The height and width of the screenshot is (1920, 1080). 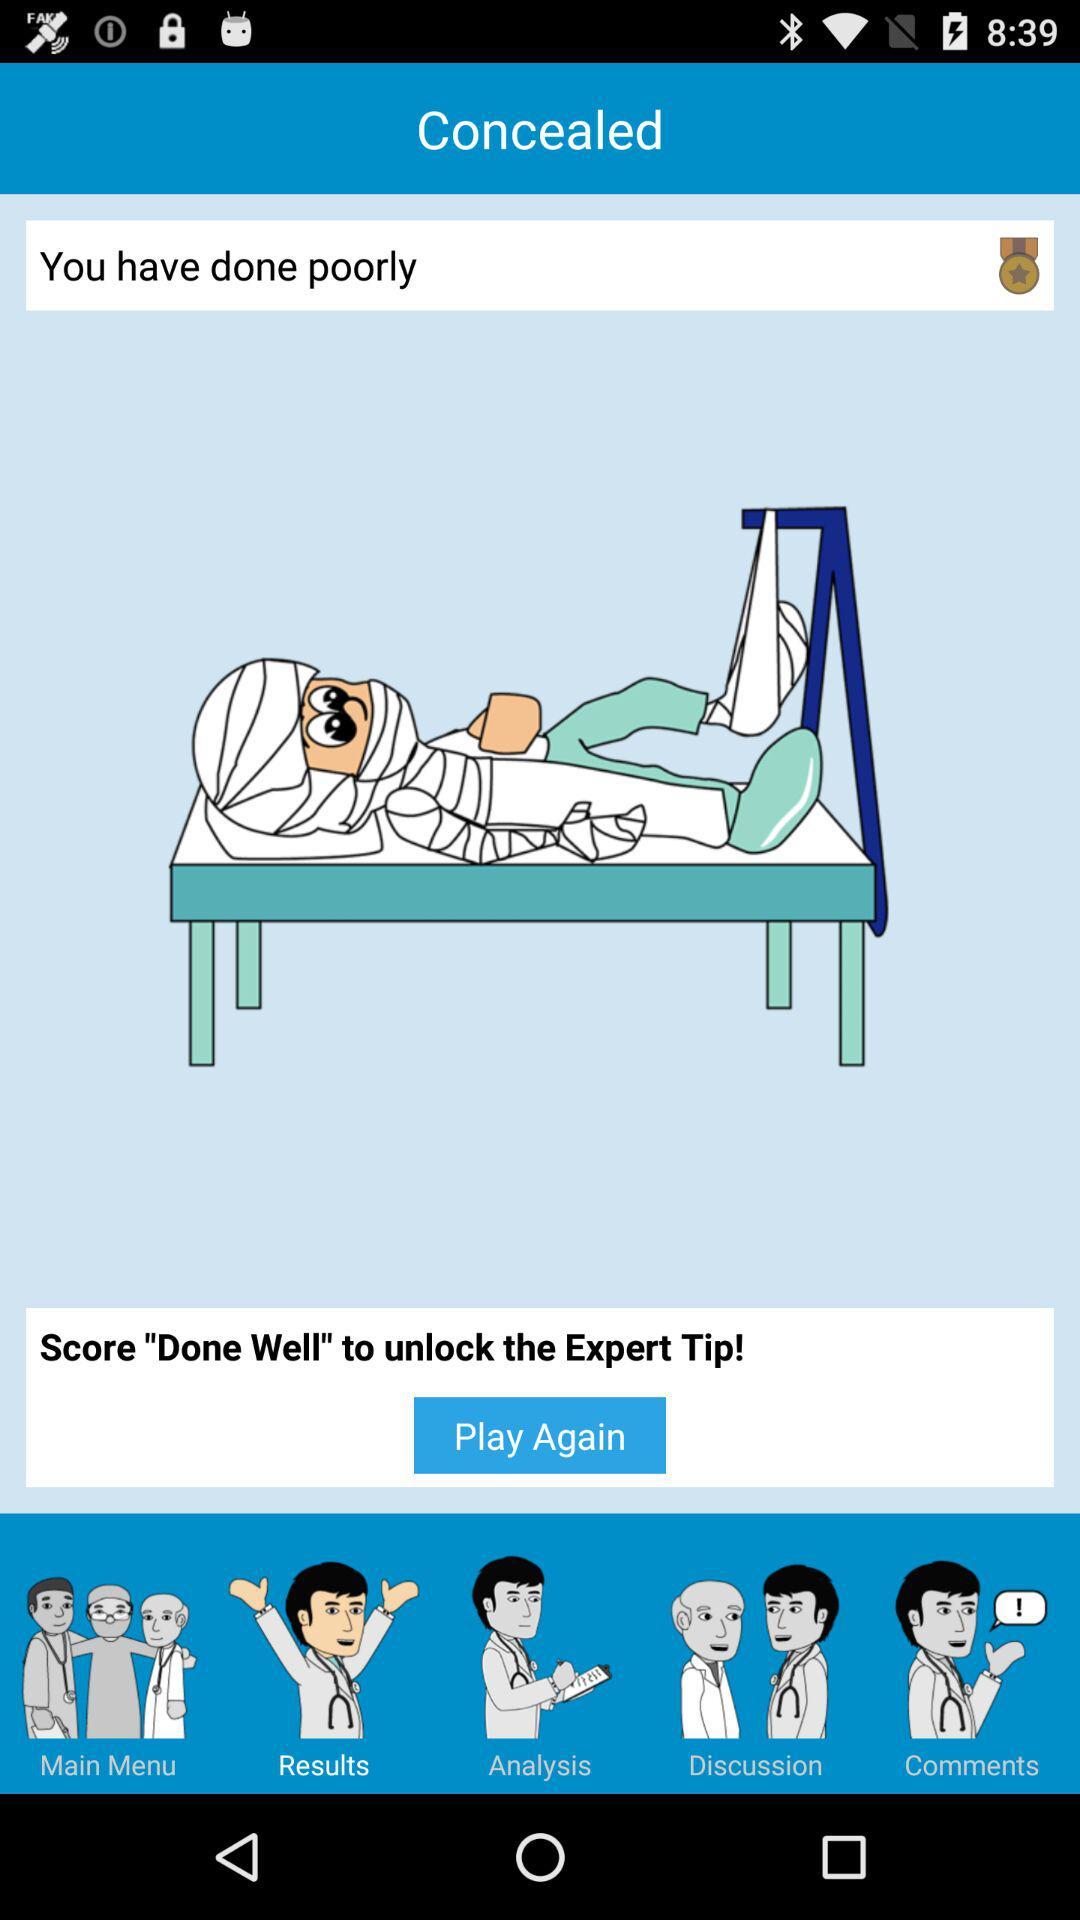 I want to click on the filter icon, so click(x=323, y=1769).